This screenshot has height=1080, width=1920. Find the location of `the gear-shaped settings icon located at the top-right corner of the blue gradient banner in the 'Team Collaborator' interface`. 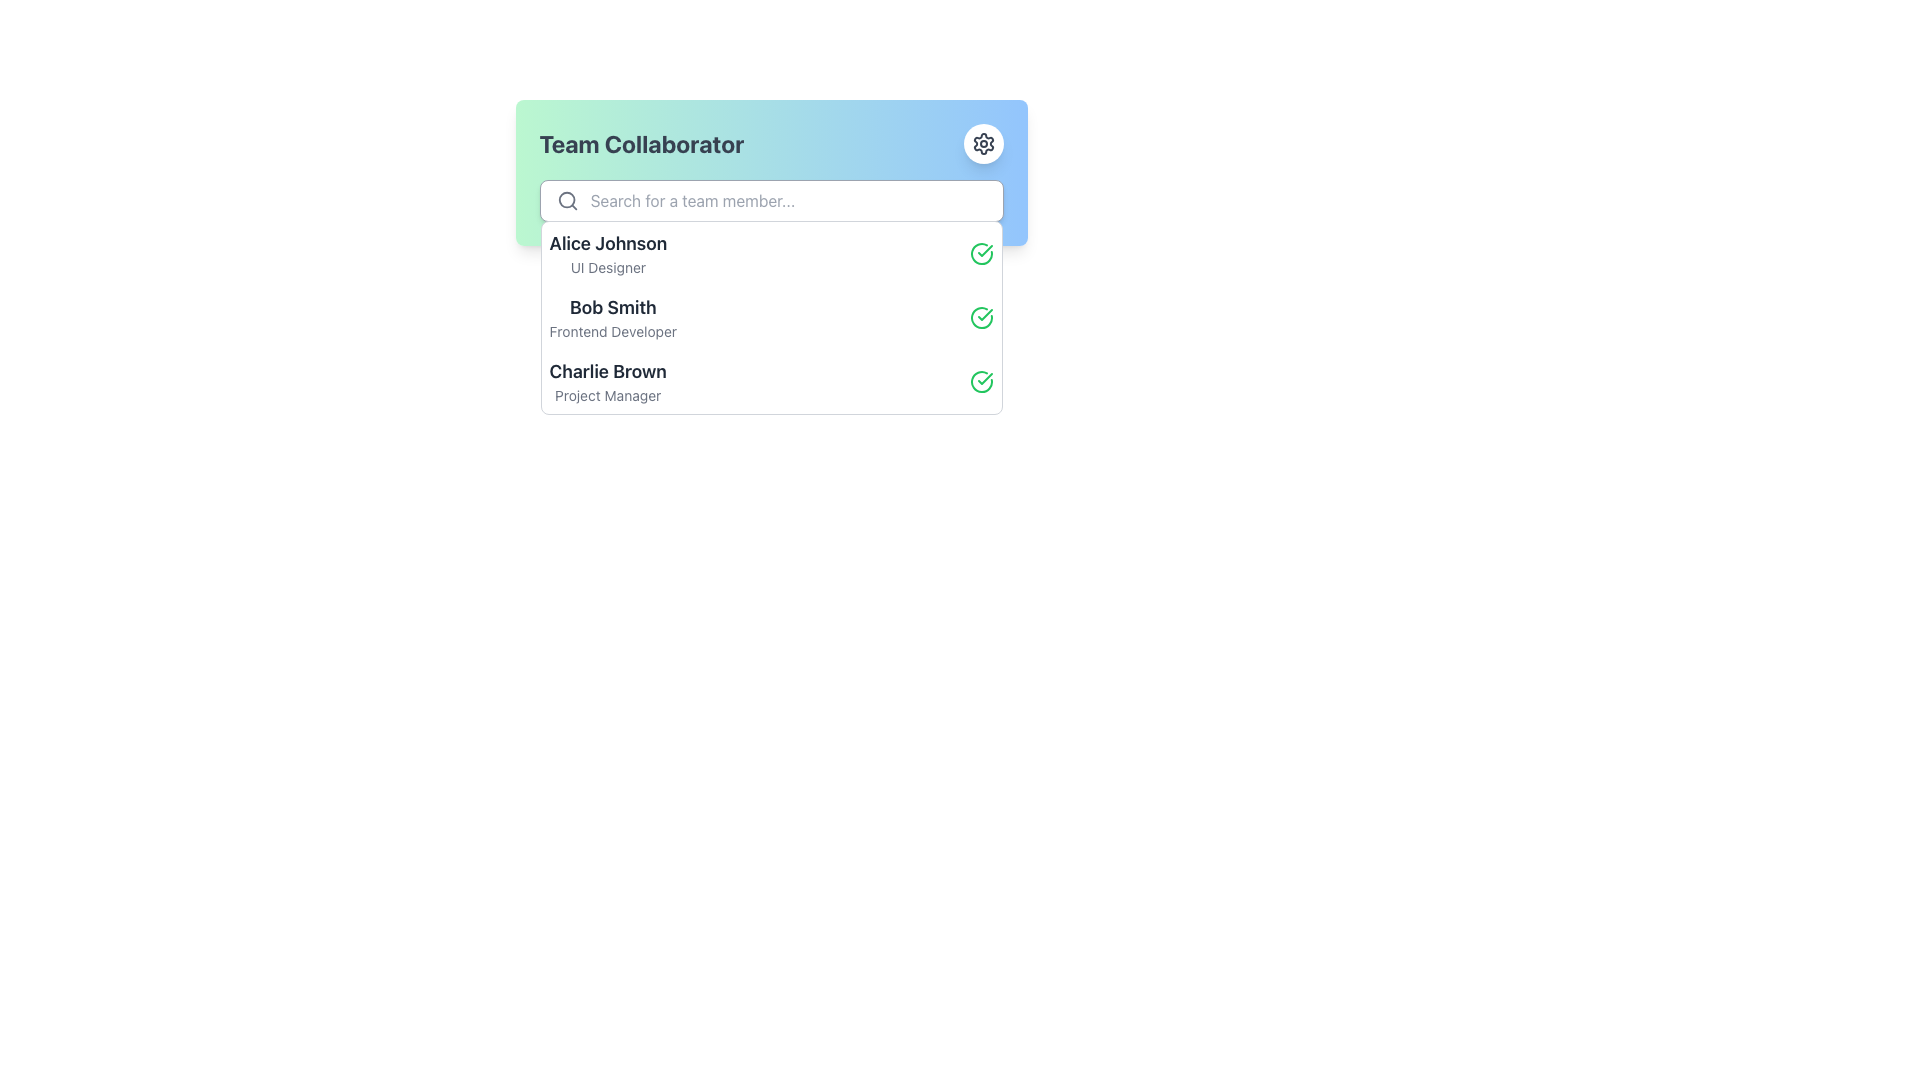

the gear-shaped settings icon located at the top-right corner of the blue gradient banner in the 'Team Collaborator' interface is located at coordinates (983, 142).